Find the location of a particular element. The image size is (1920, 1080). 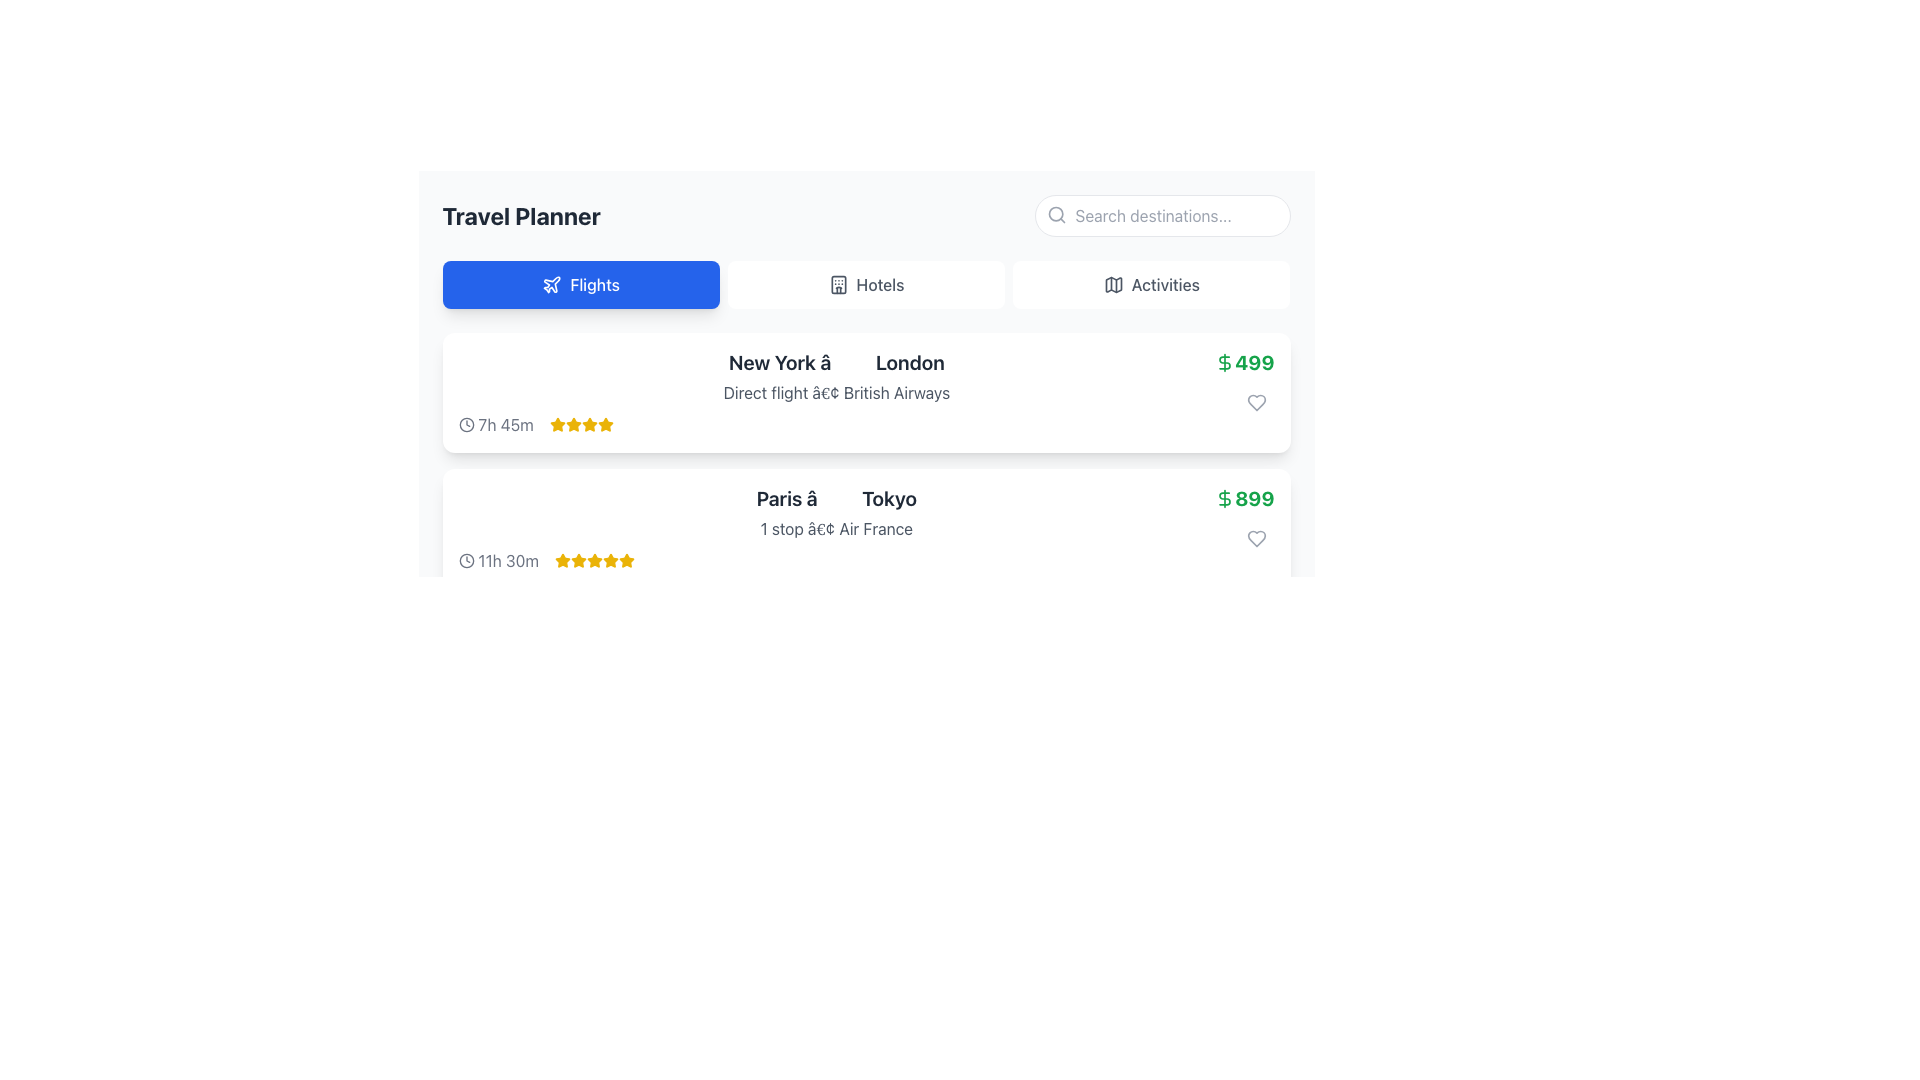

the rating stars element located in the first list item under the flight section titled 'New York to London', next to the '7h 45m' text is located at coordinates (580, 423).